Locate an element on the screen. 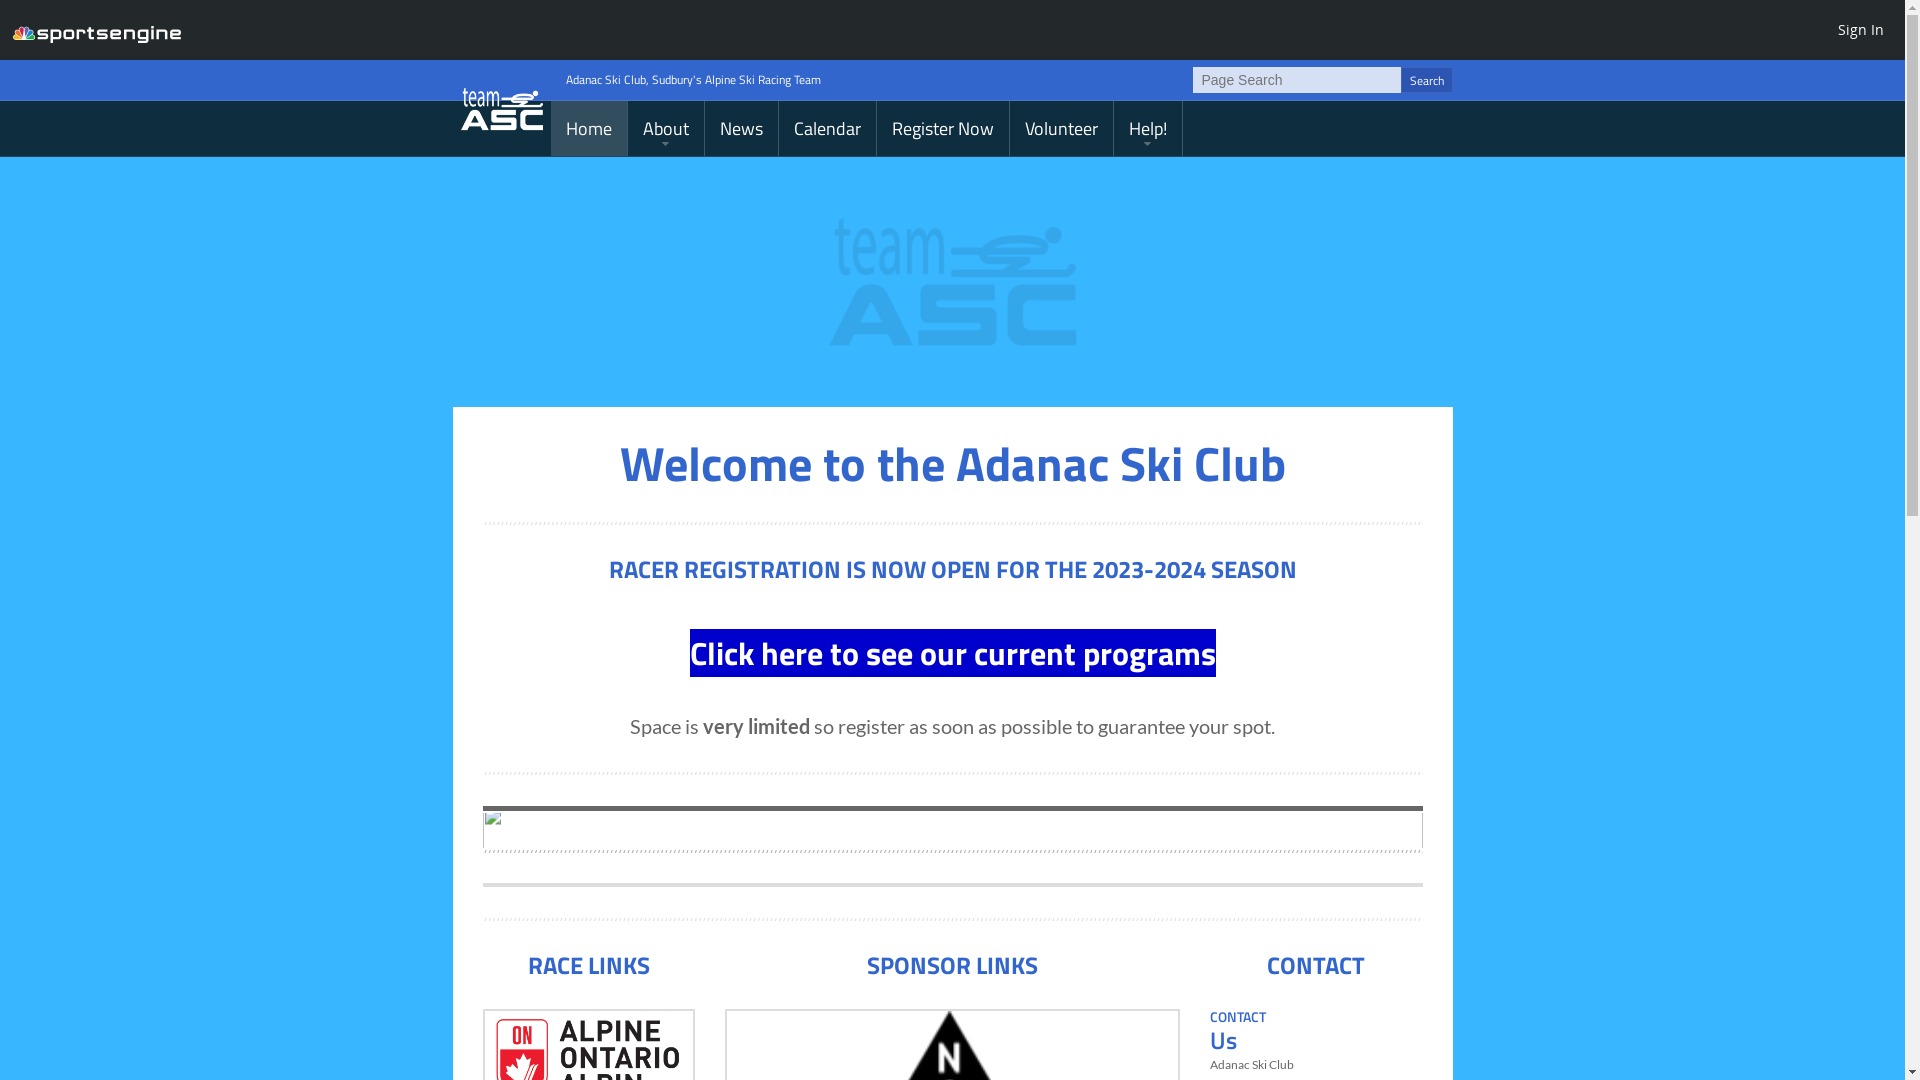  'About' is located at coordinates (666, 128).